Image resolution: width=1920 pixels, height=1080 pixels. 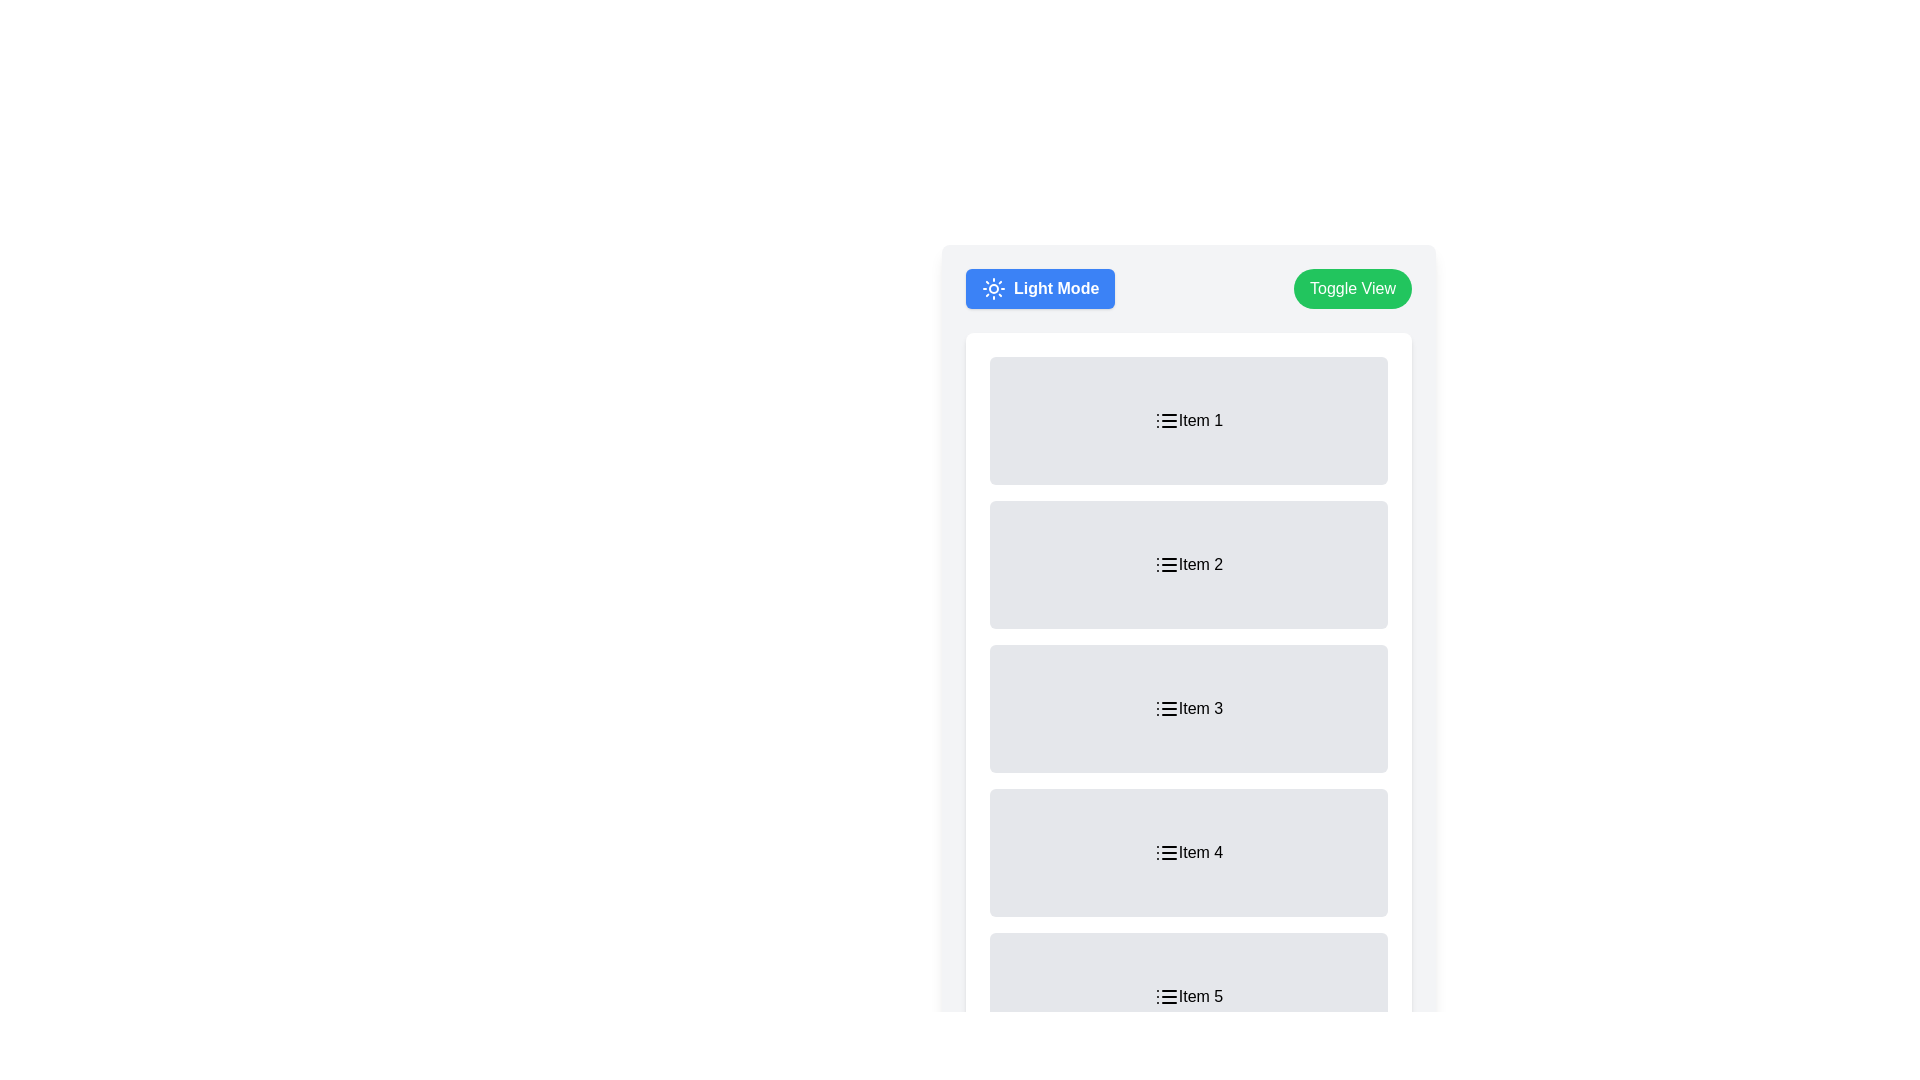 I want to click on the list icon represented by three horizontally stacked lines, located in the top-left corner of the 'Item 5' element in a vertically stacked list, so click(x=1166, y=996).